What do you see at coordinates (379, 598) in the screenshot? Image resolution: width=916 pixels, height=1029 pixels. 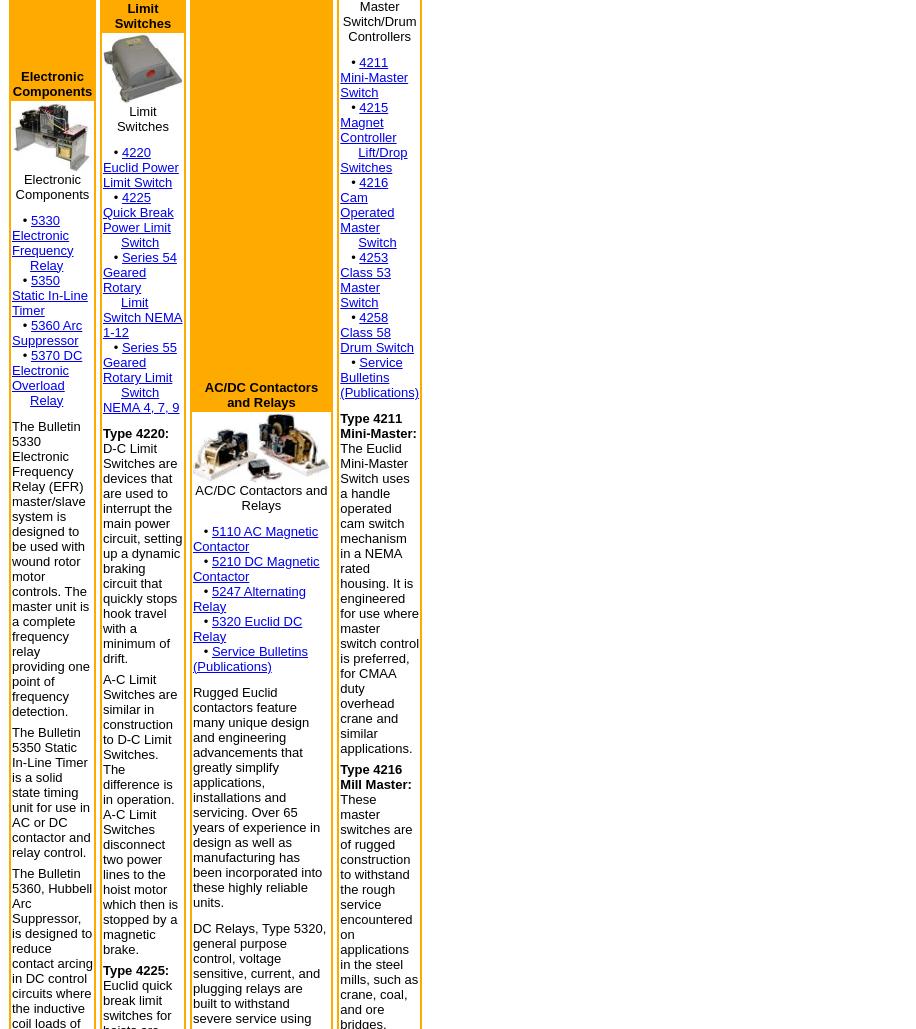 I see `'The Euclid Mini-Master Switch uses a handle operated cam switch mechanism in a NEMA rated housing.  It is engineered for use where master 
switch control is preferred, for CMAA duty overhead crane and similar applications.'` at bounding box center [379, 598].